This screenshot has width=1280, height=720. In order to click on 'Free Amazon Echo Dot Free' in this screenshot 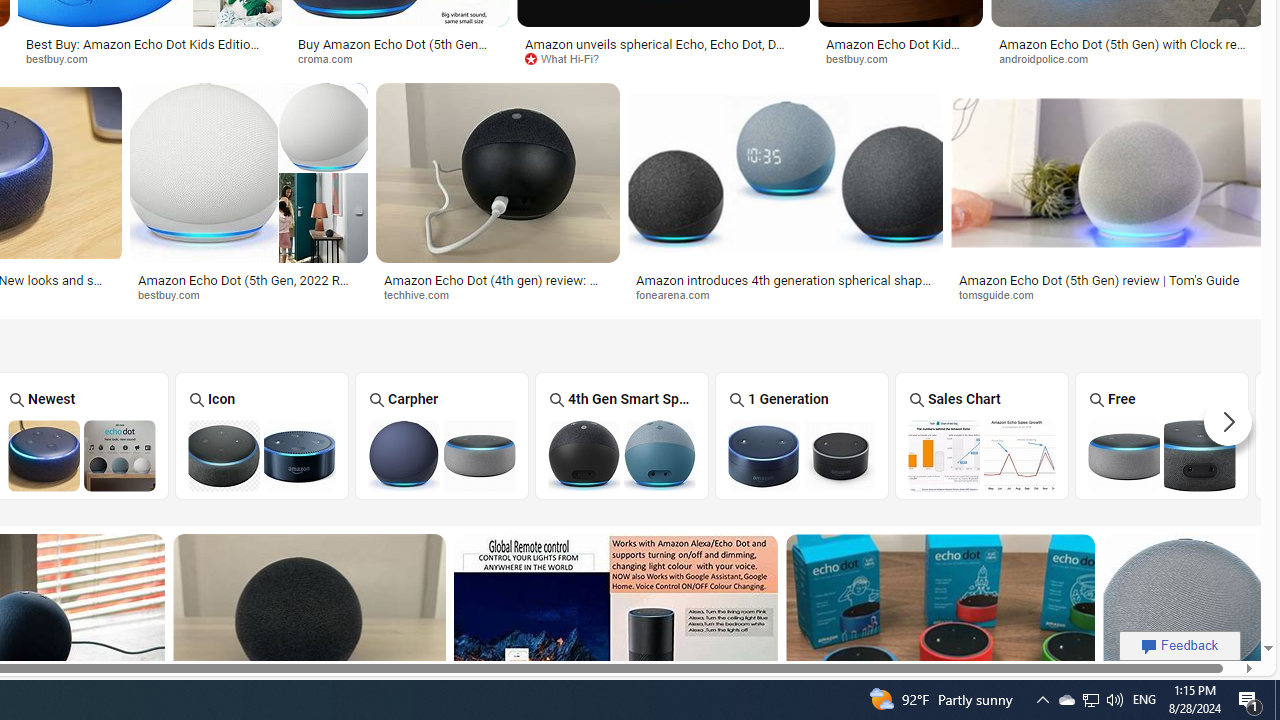, I will do `click(1162, 434)`.